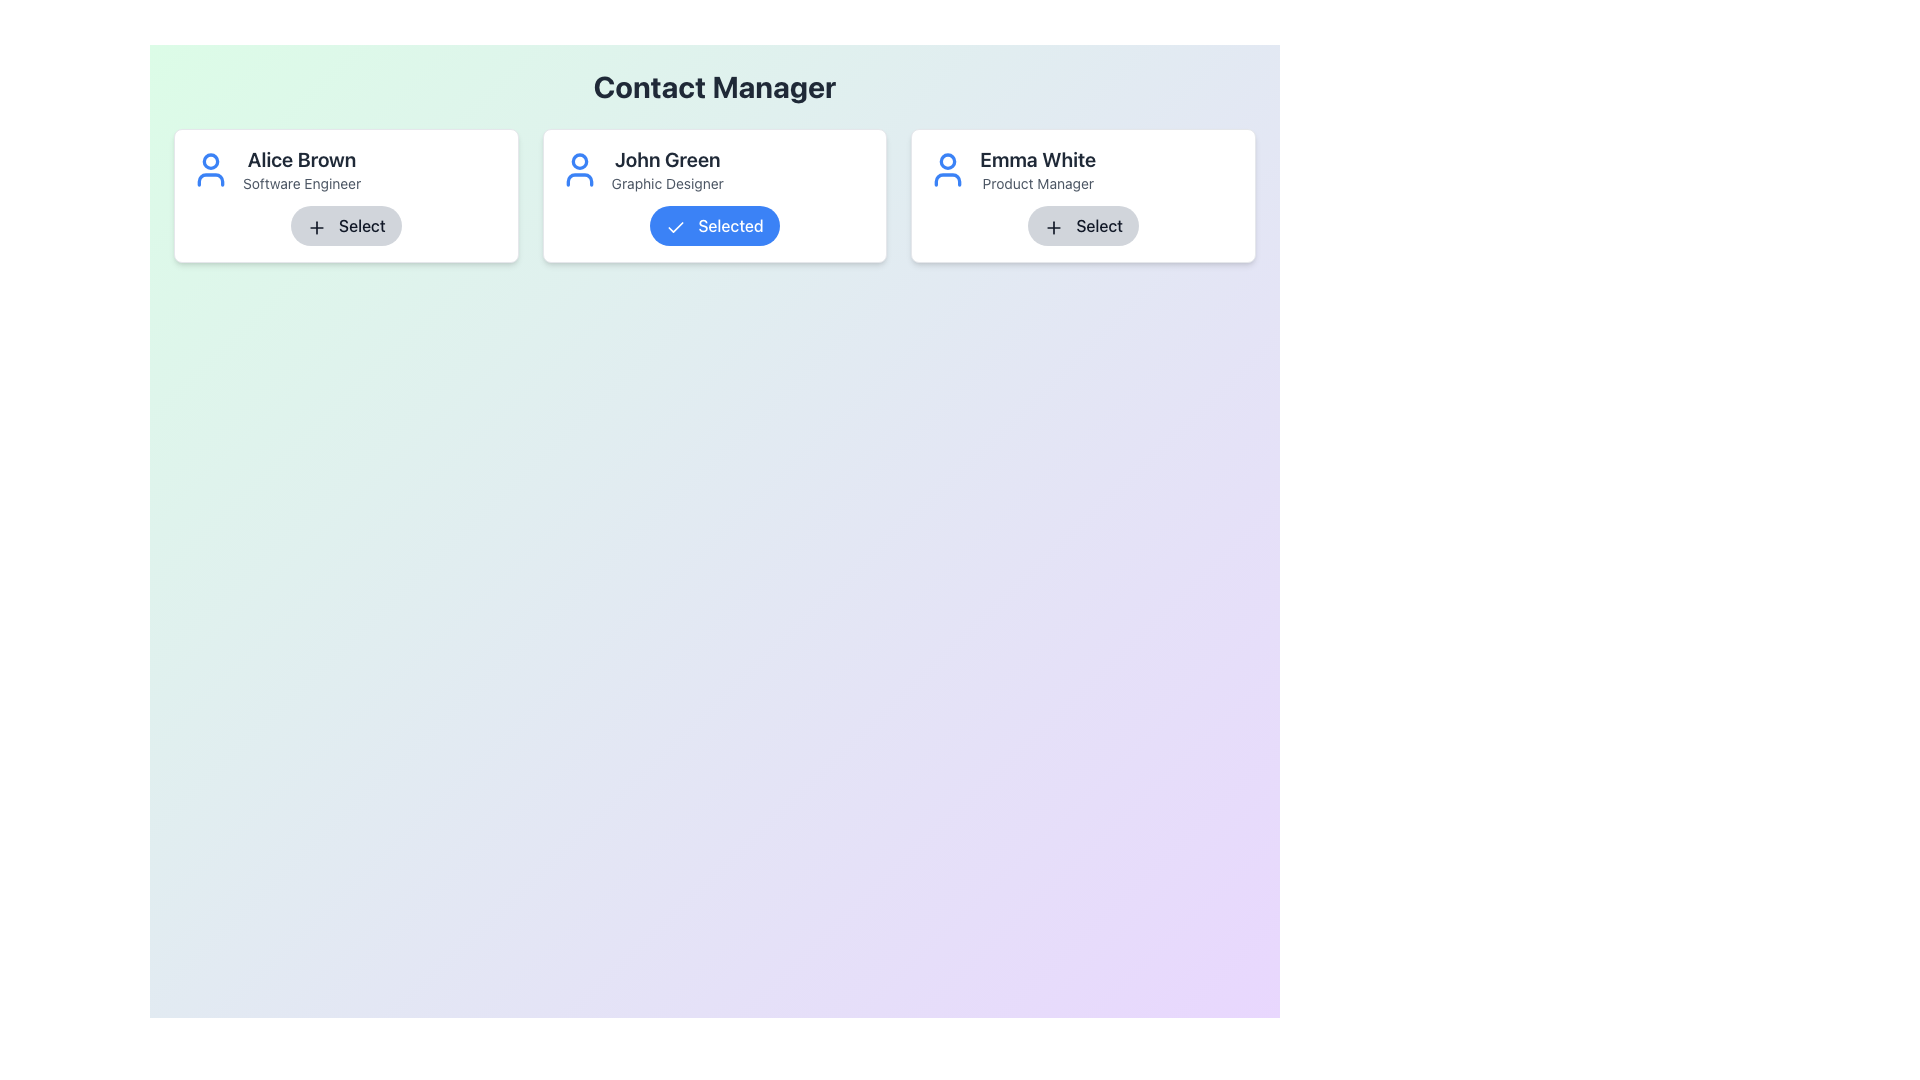 This screenshot has height=1080, width=1920. Describe the element at coordinates (578, 160) in the screenshot. I see `the graphical icon within the user avatar card labeled 'John Green, Graphic Designer' located at the top center of the interface` at that location.